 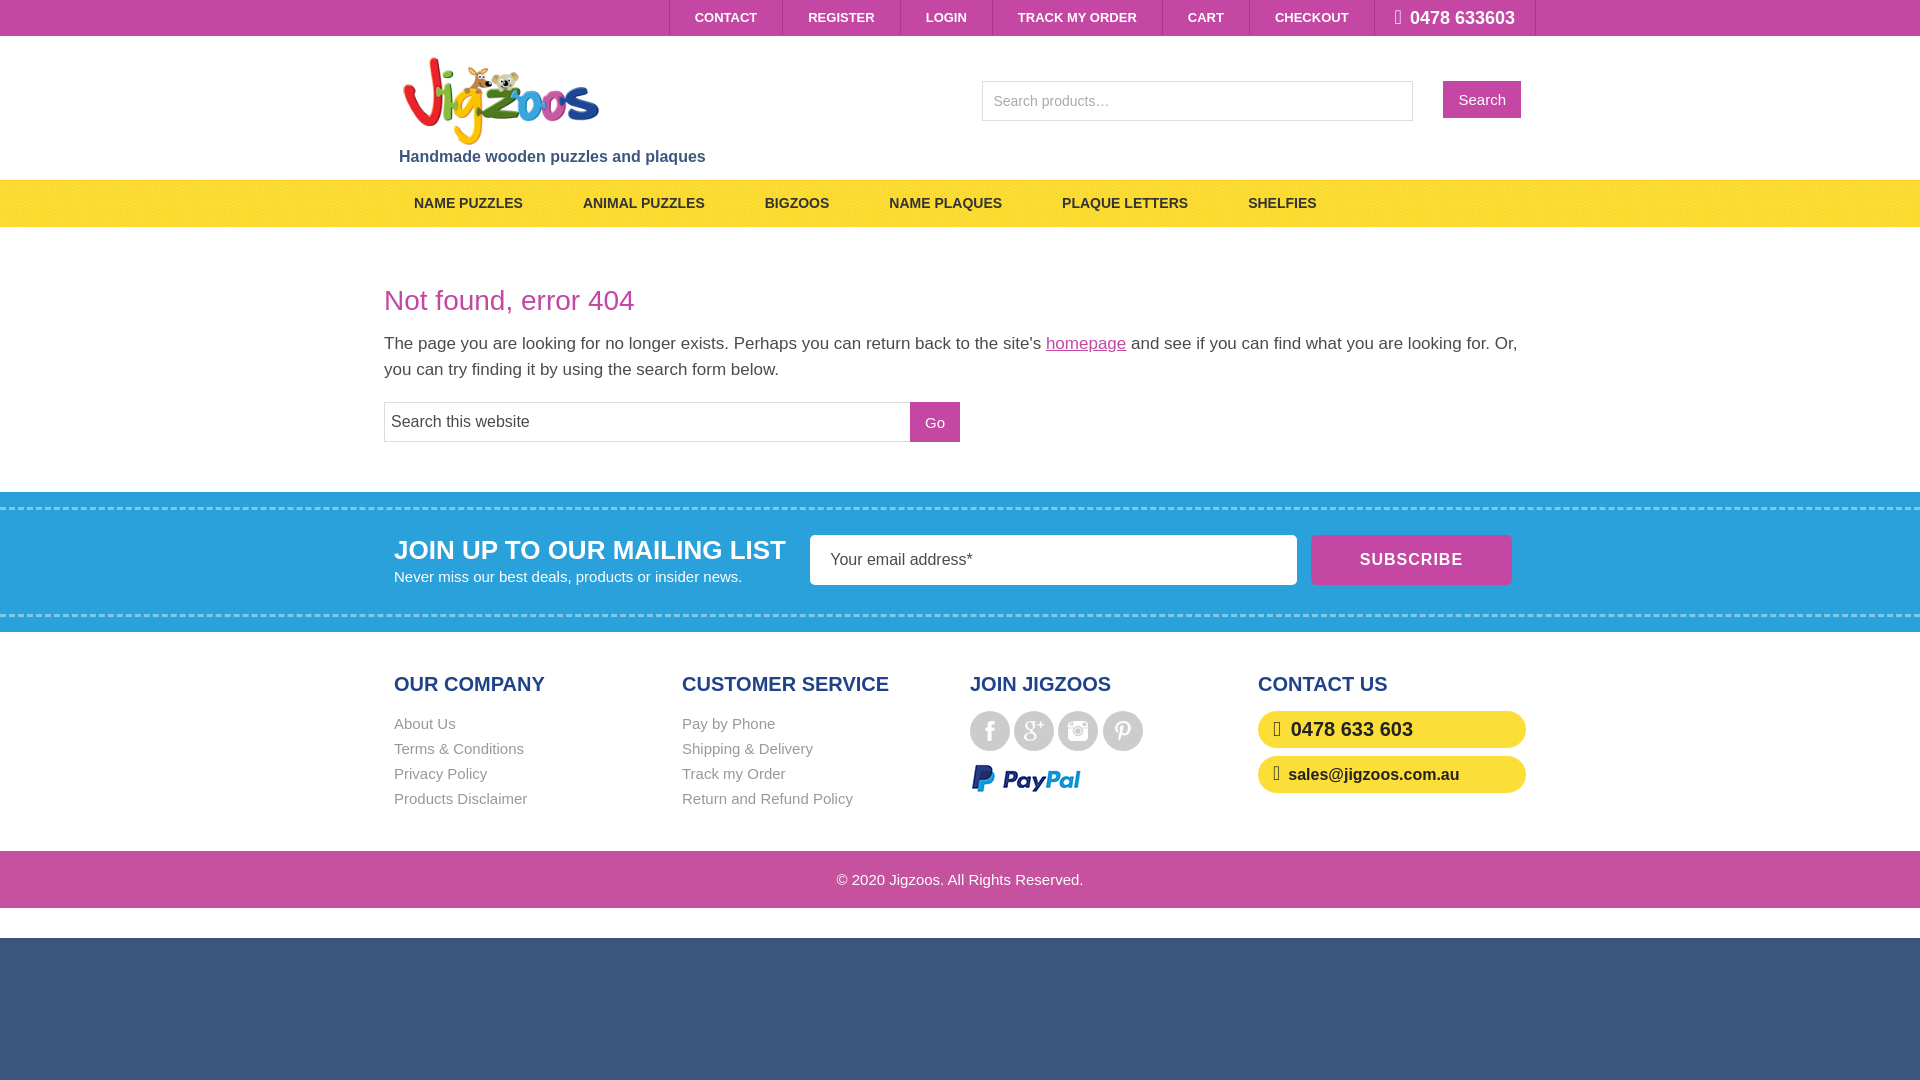 What do you see at coordinates (643, 203) in the screenshot?
I see `'ANIMAL PUZZLES'` at bounding box center [643, 203].